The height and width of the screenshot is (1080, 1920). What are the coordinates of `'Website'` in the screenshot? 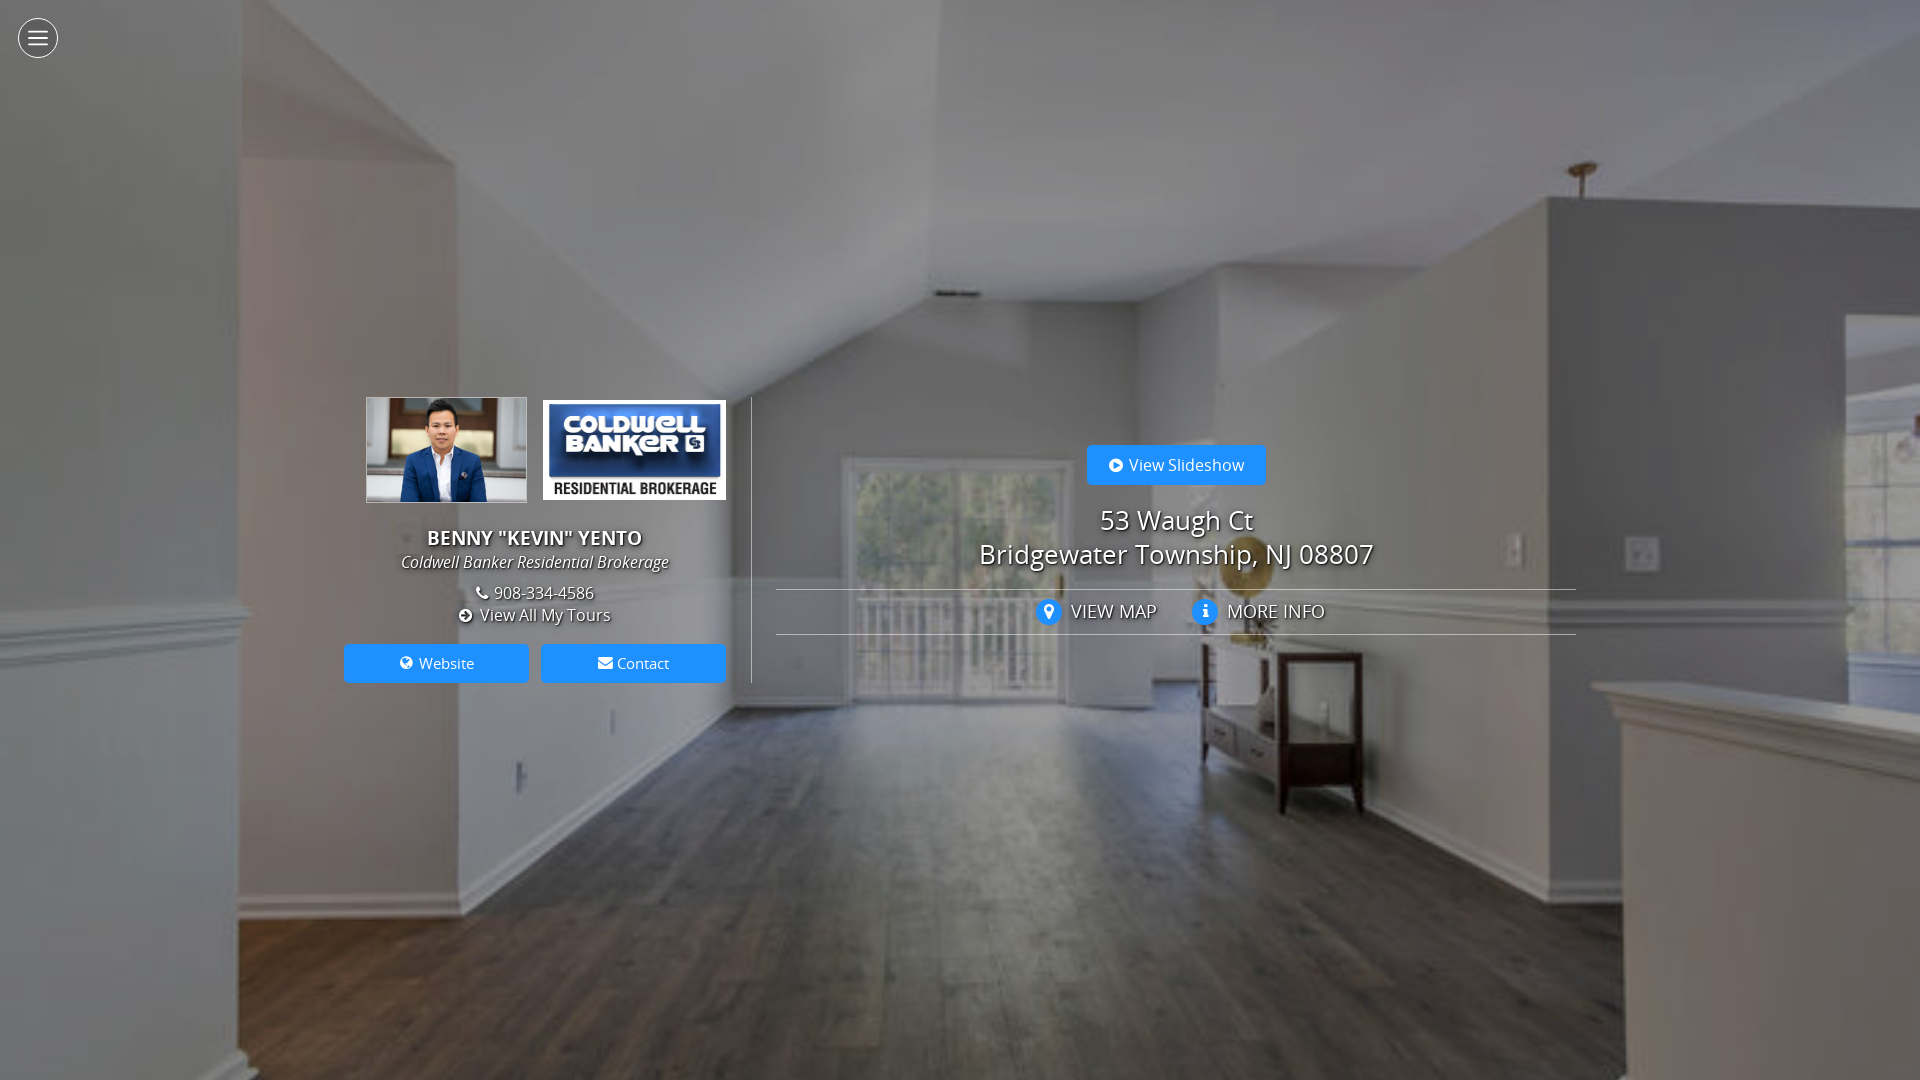 It's located at (435, 663).